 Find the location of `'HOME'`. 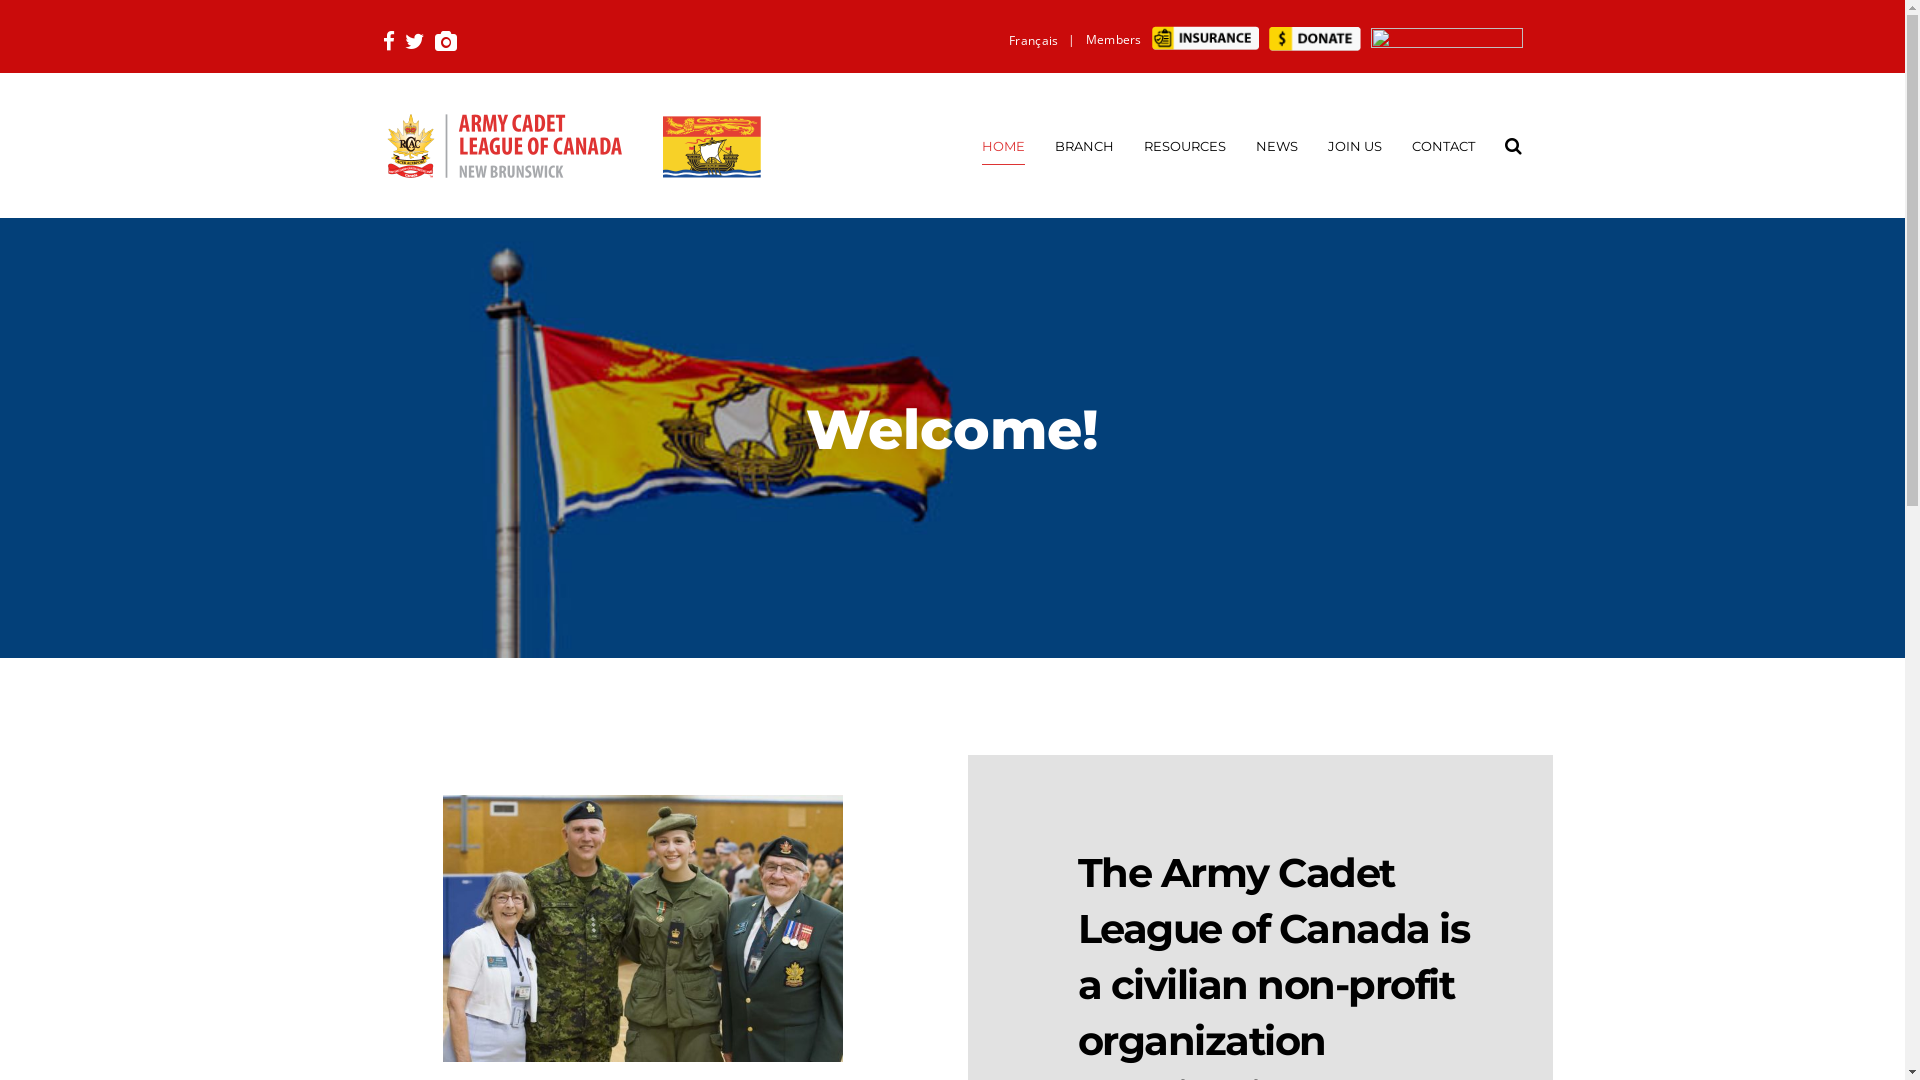

'HOME' is located at coordinates (982, 144).